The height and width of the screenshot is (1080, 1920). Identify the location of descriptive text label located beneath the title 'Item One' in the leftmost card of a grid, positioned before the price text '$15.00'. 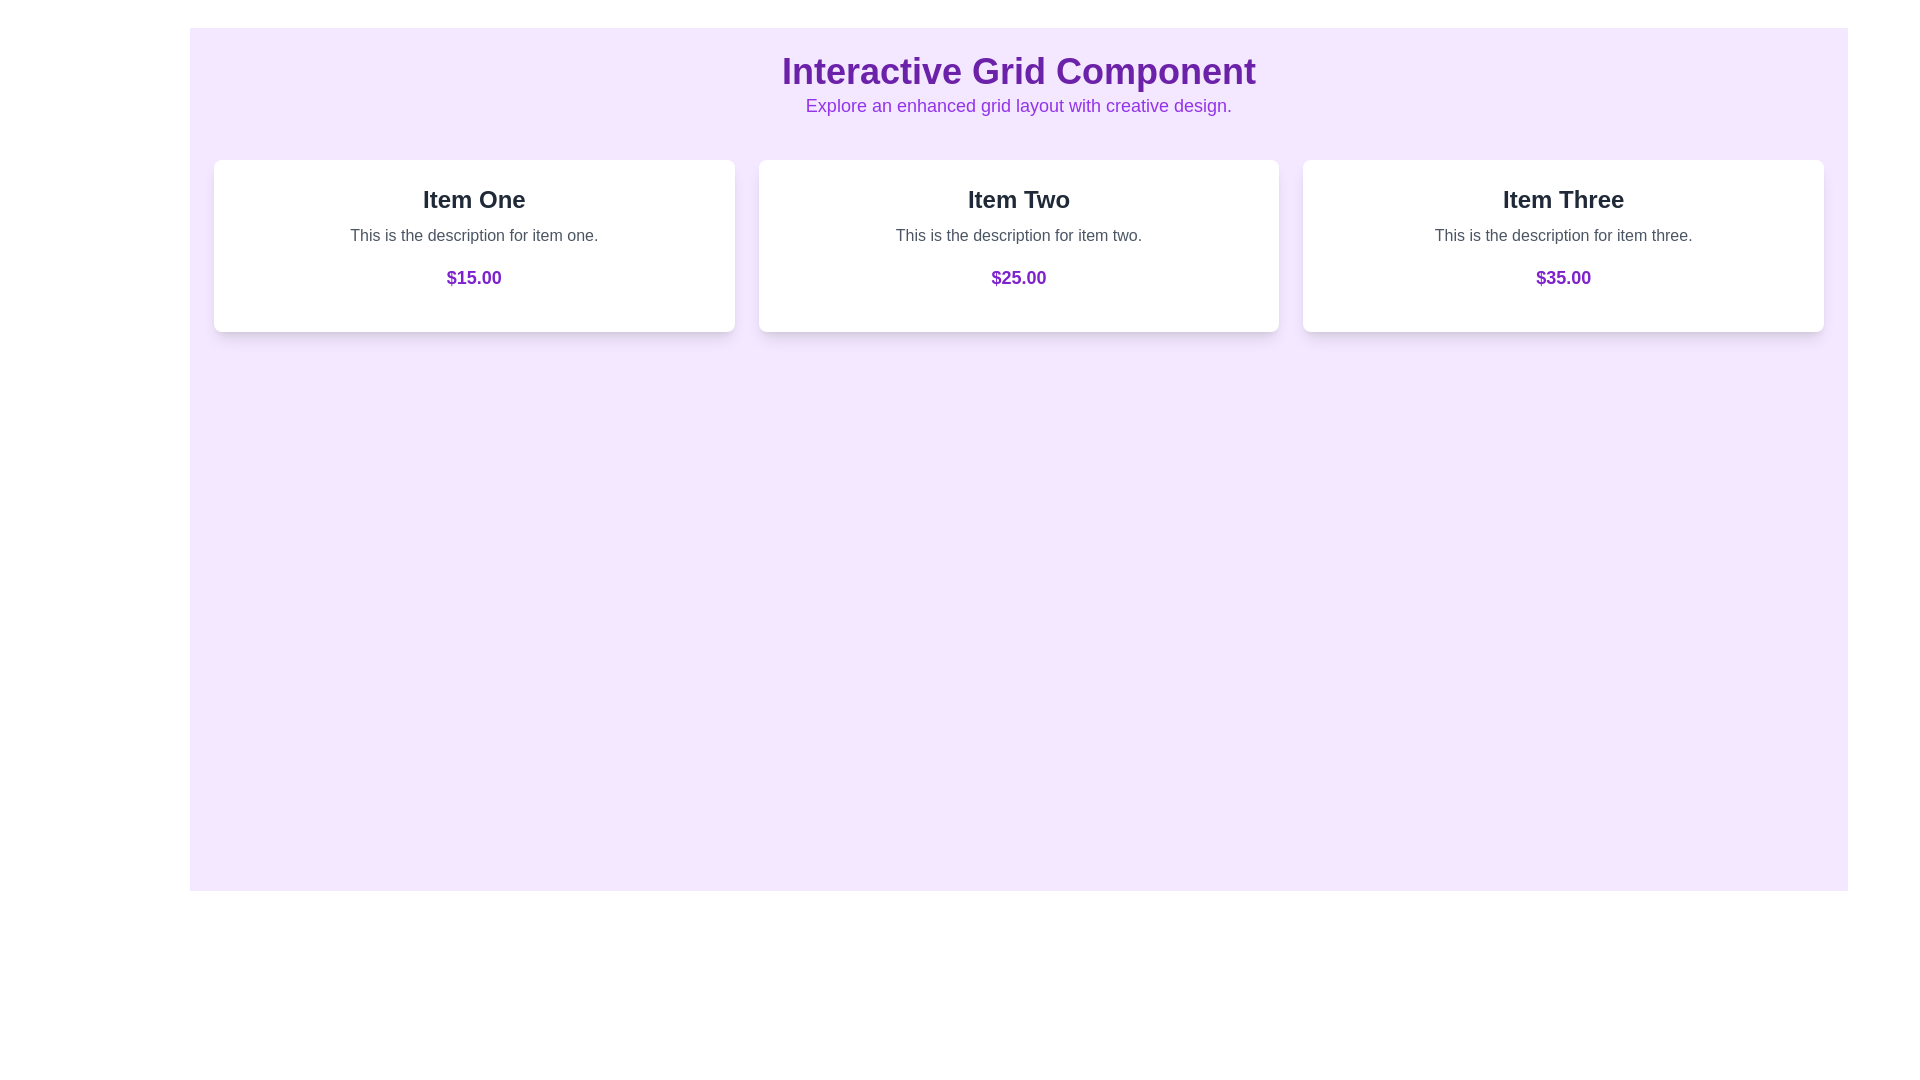
(473, 245).